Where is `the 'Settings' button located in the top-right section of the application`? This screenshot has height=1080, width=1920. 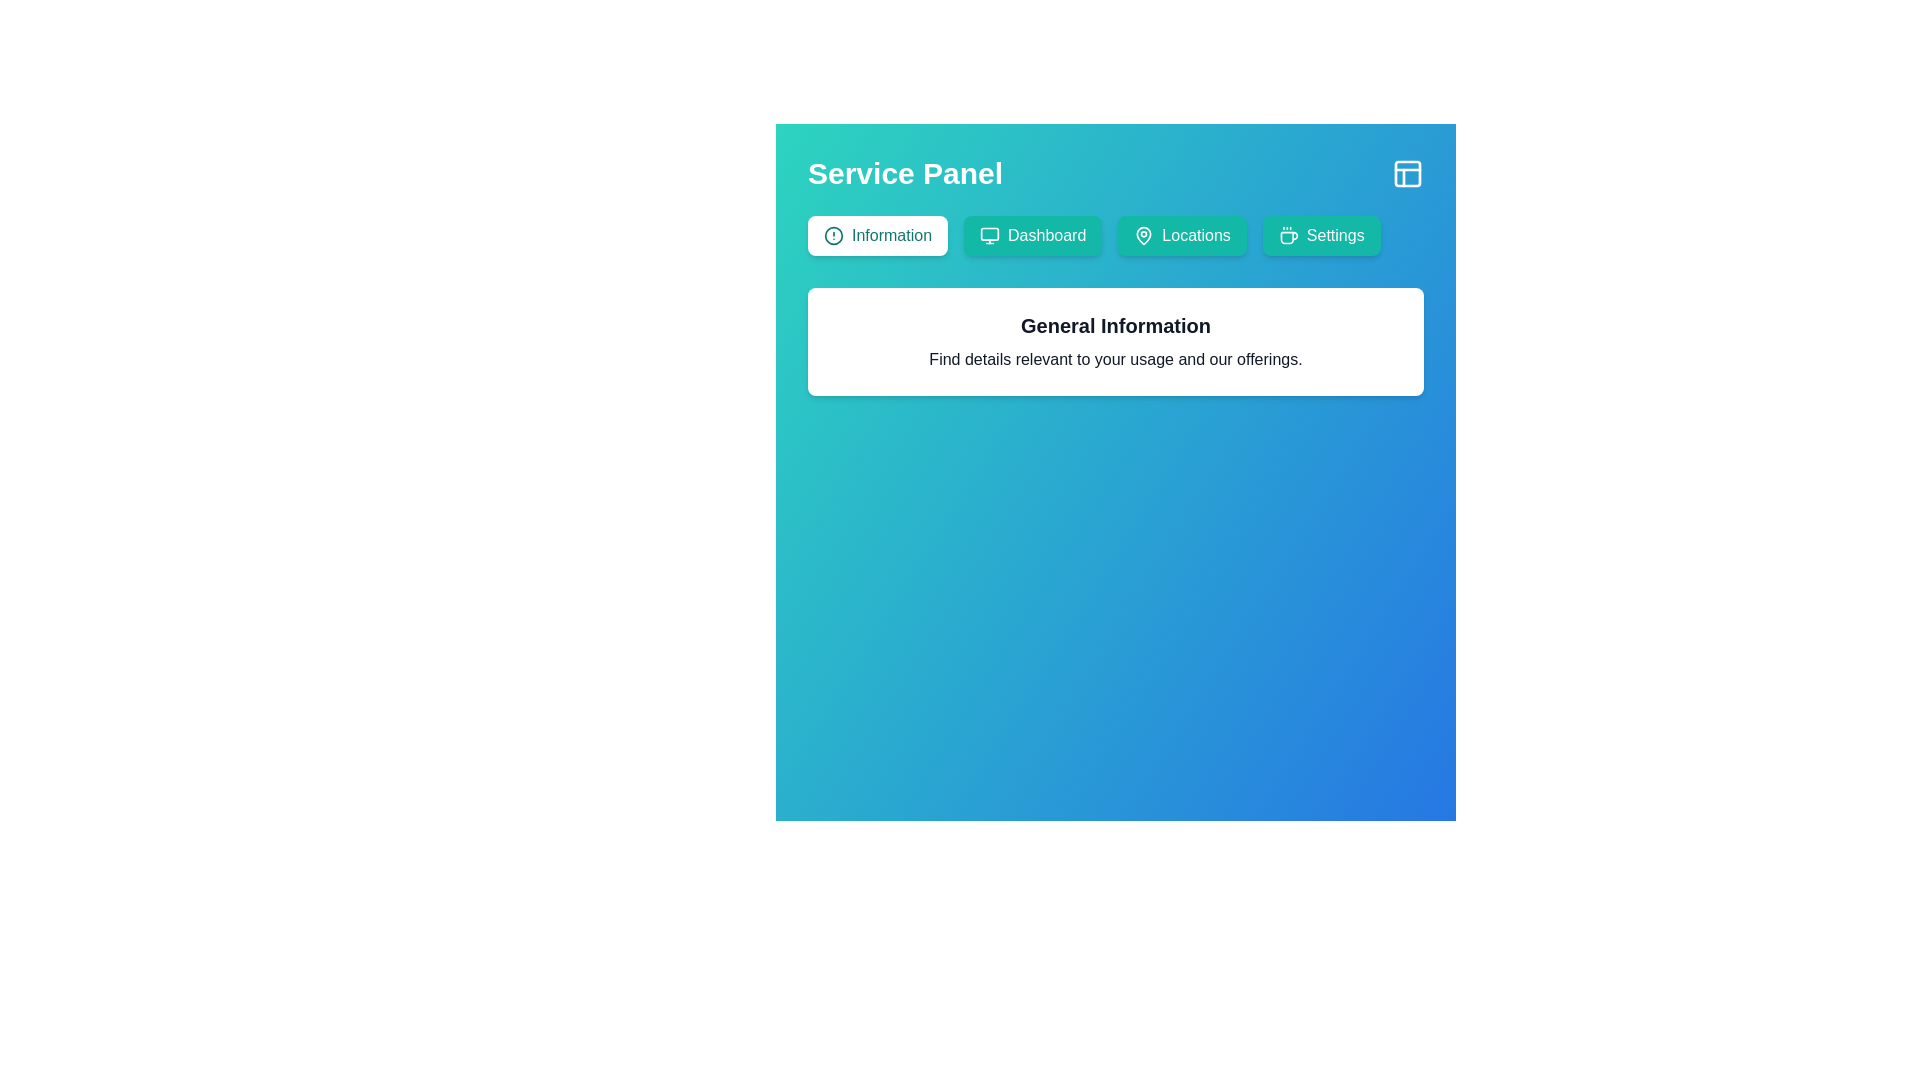 the 'Settings' button located in the top-right section of the application is located at coordinates (1321, 234).